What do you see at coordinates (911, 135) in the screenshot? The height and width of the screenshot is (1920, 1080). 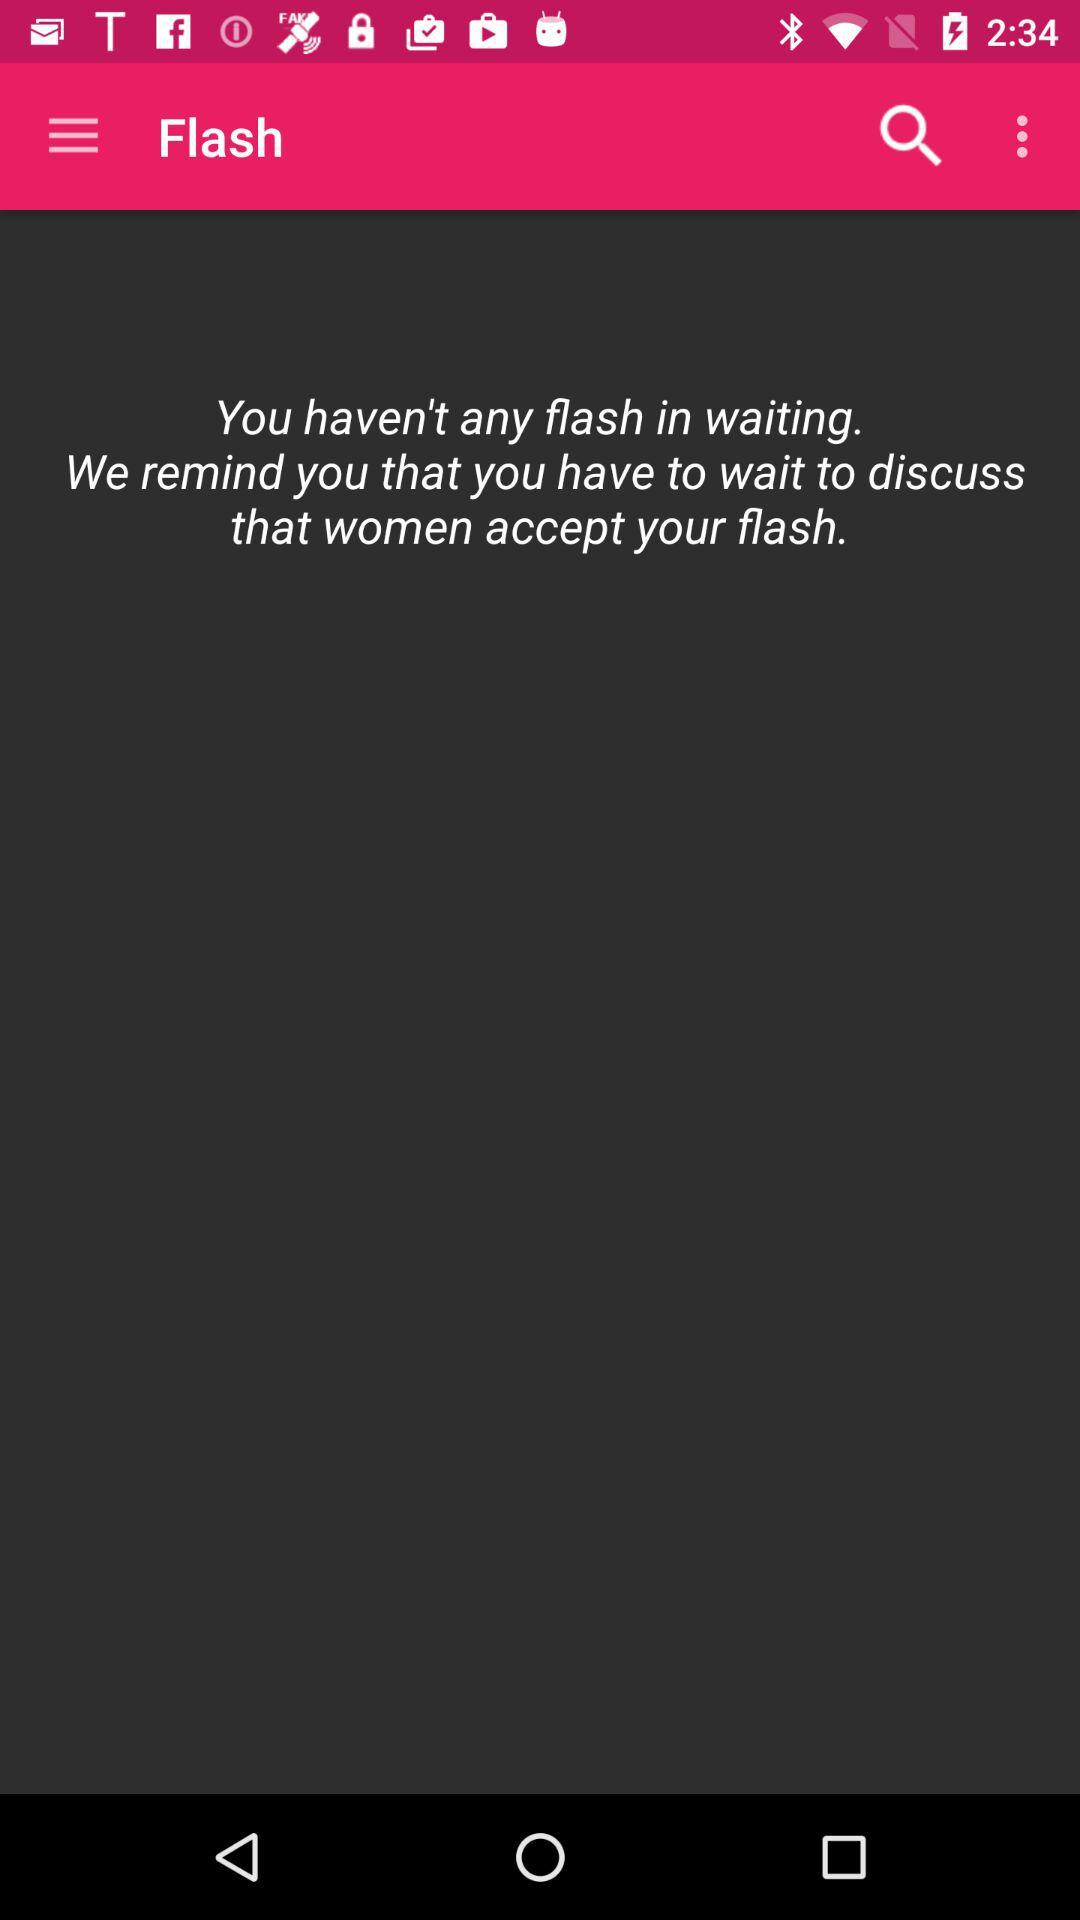 I see `the icon to the right of the flash item` at bounding box center [911, 135].